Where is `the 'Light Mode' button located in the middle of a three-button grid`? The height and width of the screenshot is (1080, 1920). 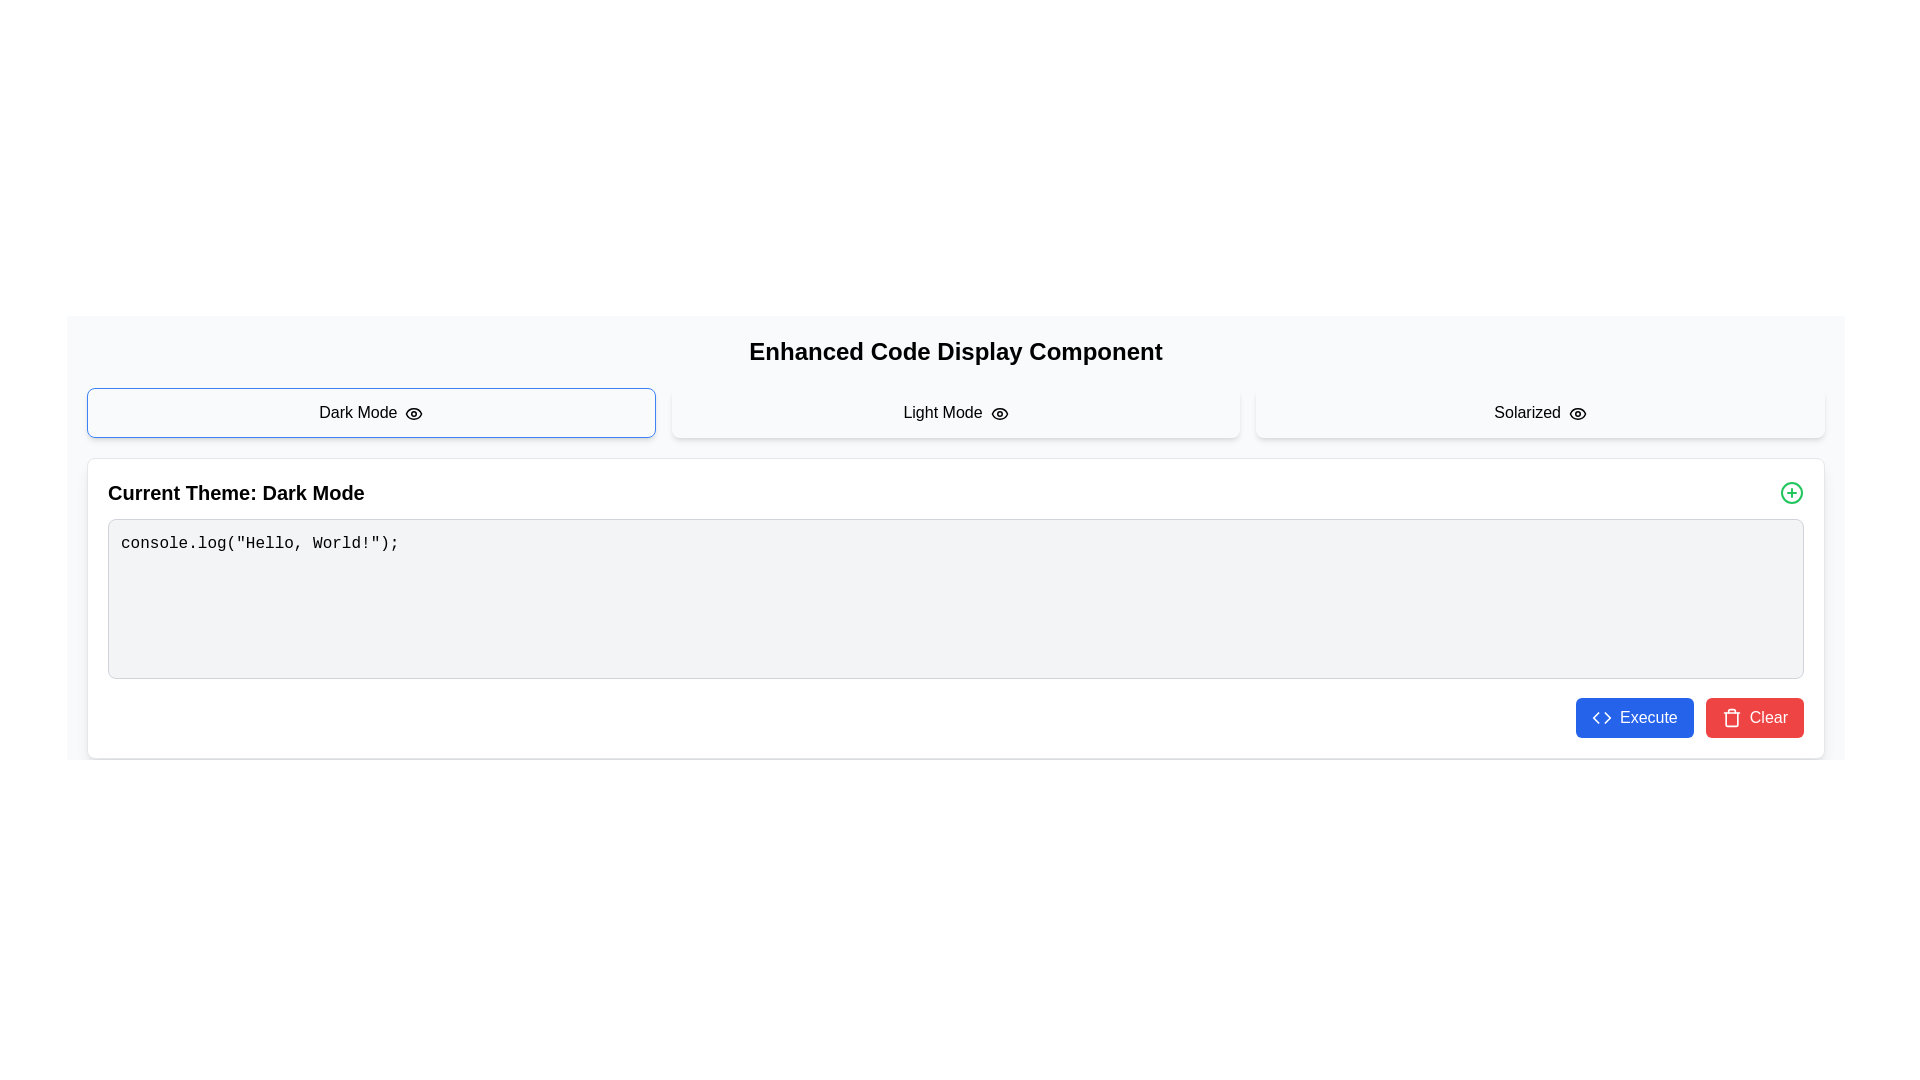 the 'Light Mode' button located in the middle of a three-button grid is located at coordinates (954, 411).